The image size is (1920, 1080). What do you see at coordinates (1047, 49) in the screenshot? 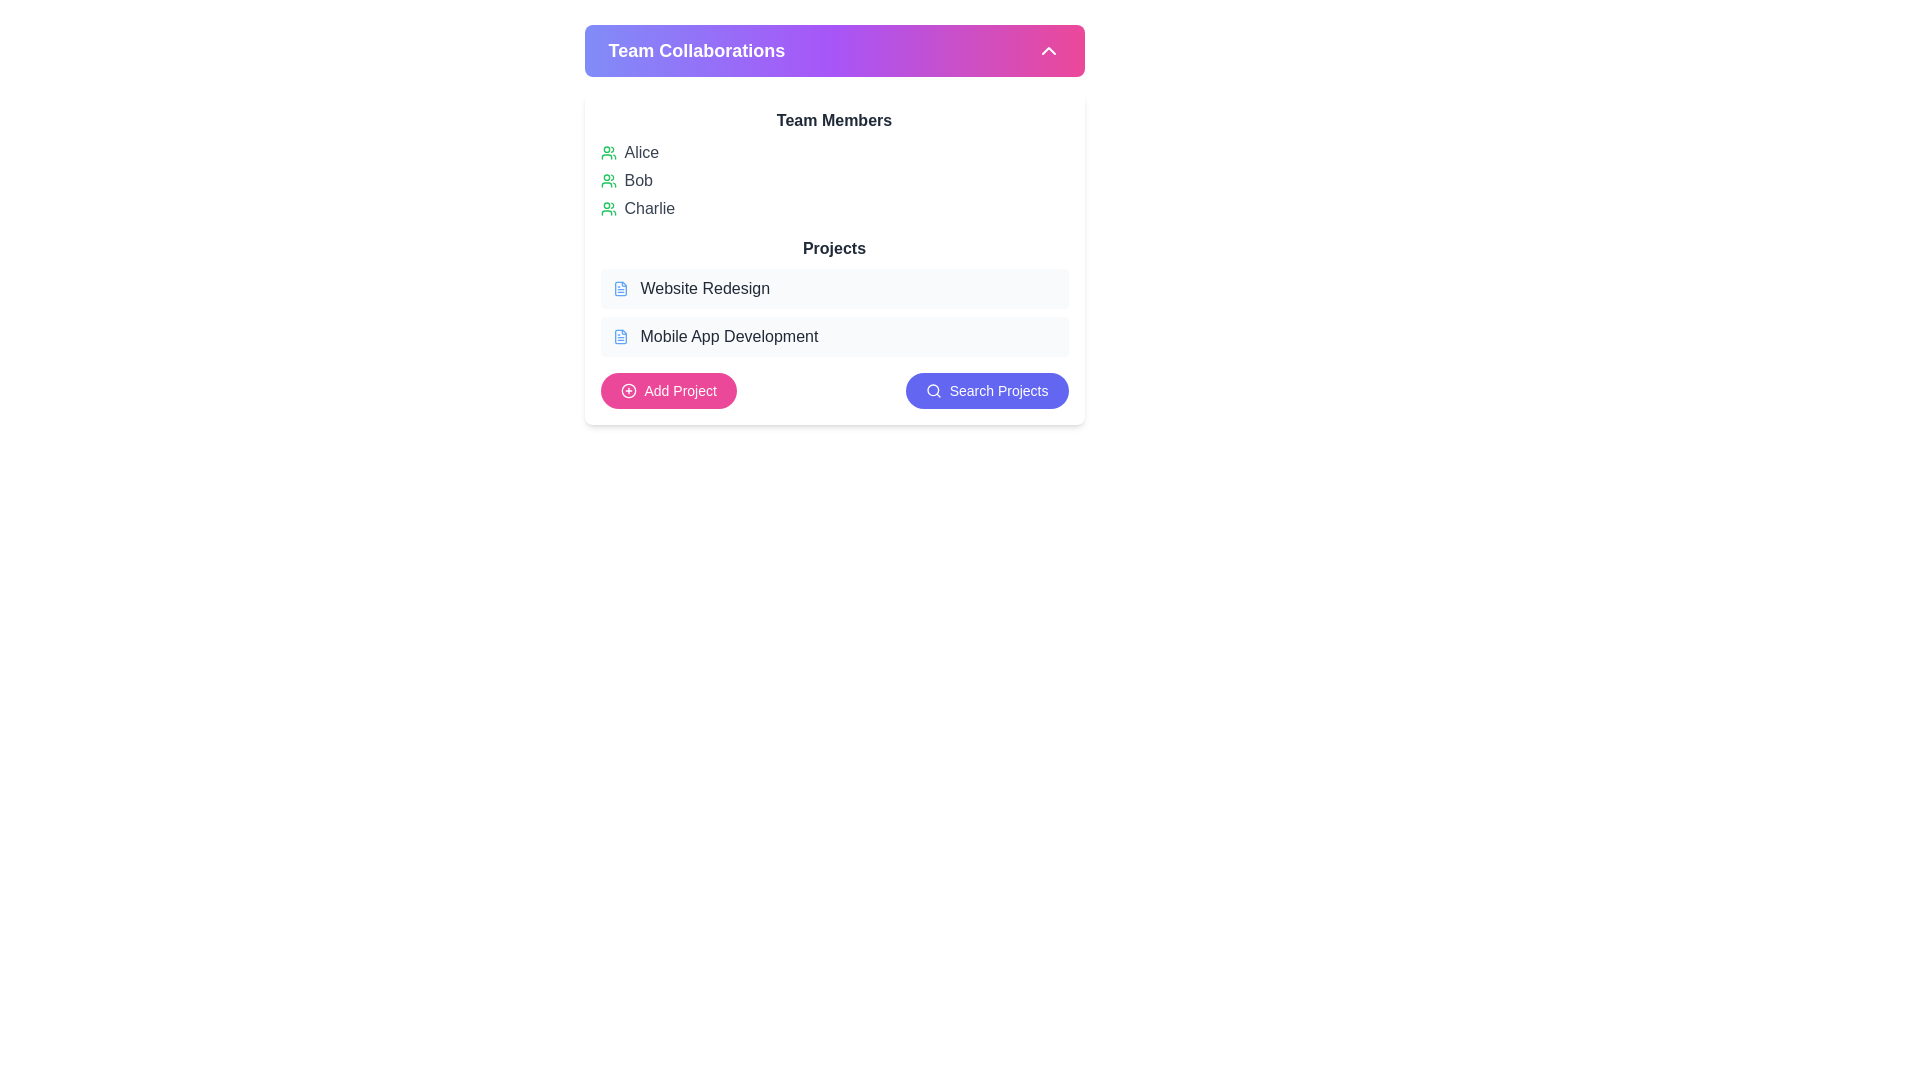
I see `the Chevron-Up icon located in the top-right corner of the 'Team Collaborations' header` at bounding box center [1047, 49].